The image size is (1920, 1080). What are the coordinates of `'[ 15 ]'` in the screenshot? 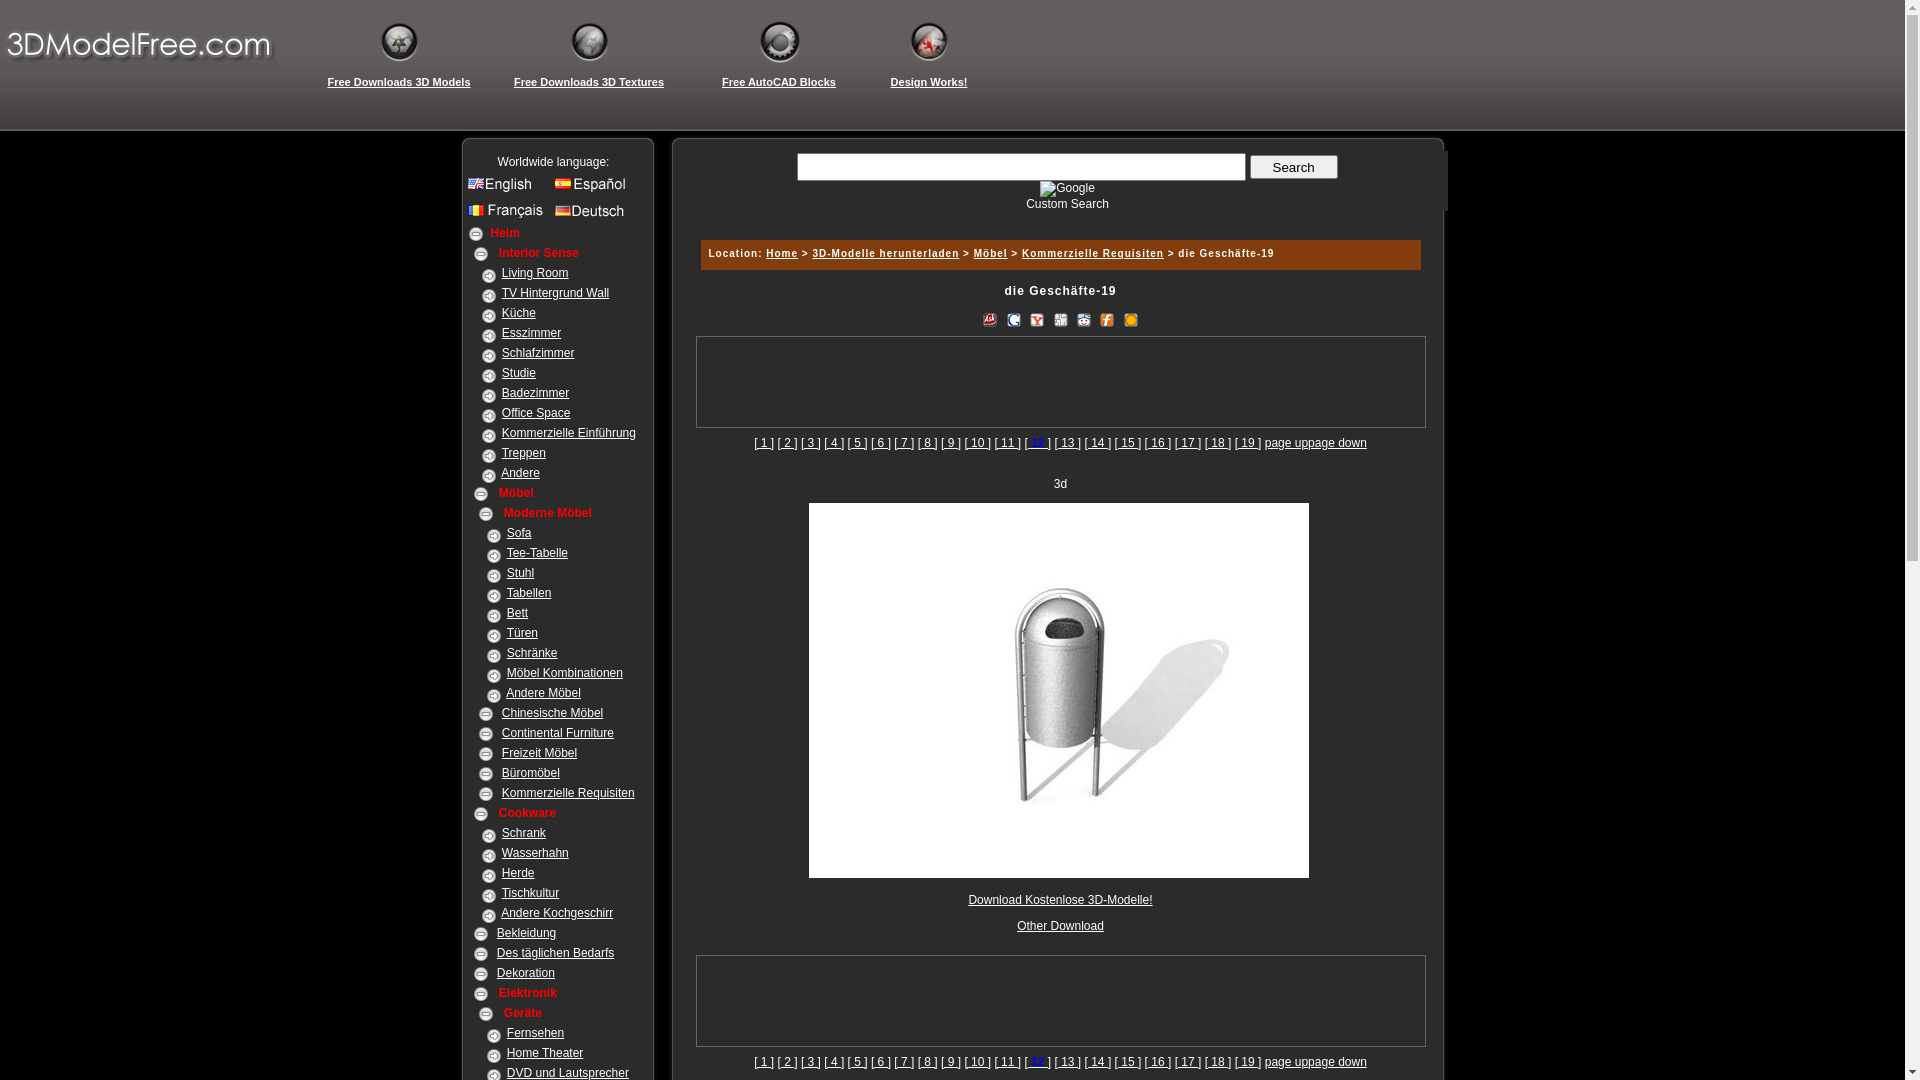 It's located at (1113, 442).